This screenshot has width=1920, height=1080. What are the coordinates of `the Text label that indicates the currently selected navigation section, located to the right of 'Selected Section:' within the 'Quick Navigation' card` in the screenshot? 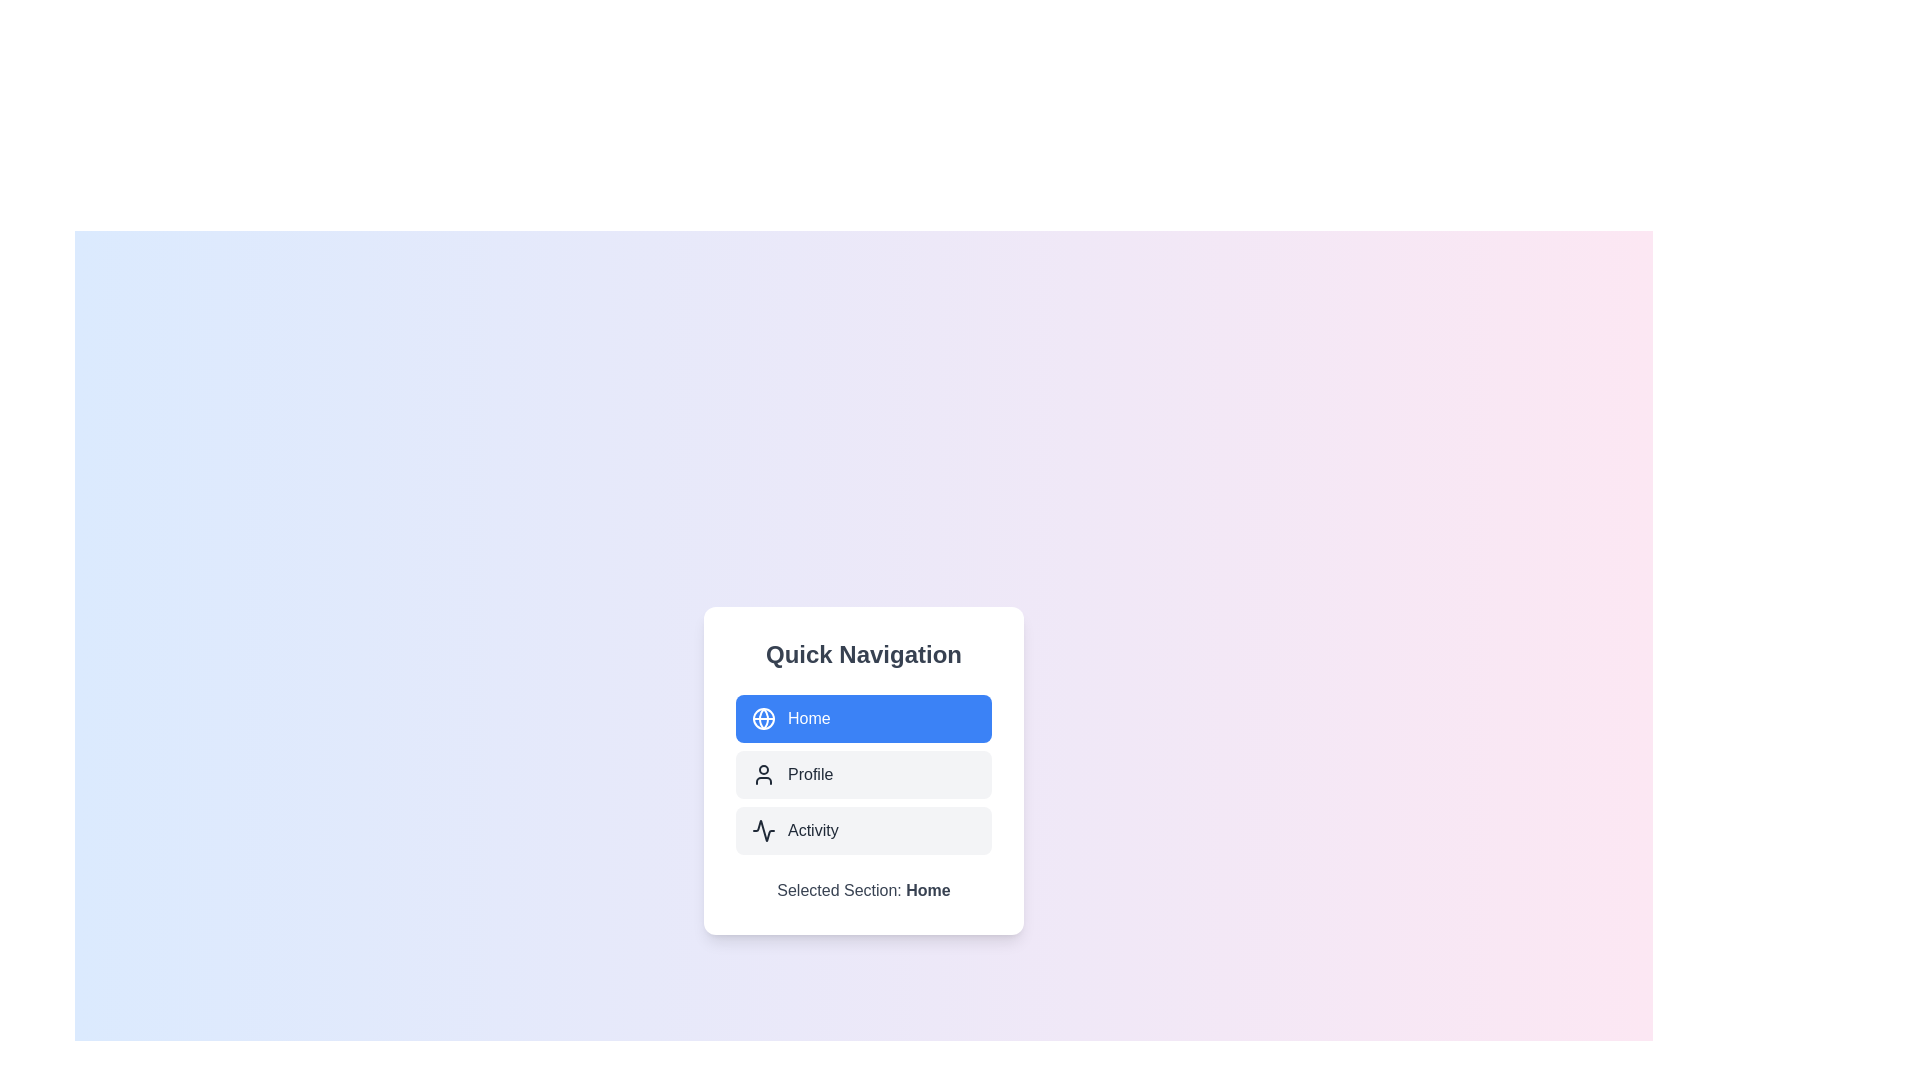 It's located at (927, 889).